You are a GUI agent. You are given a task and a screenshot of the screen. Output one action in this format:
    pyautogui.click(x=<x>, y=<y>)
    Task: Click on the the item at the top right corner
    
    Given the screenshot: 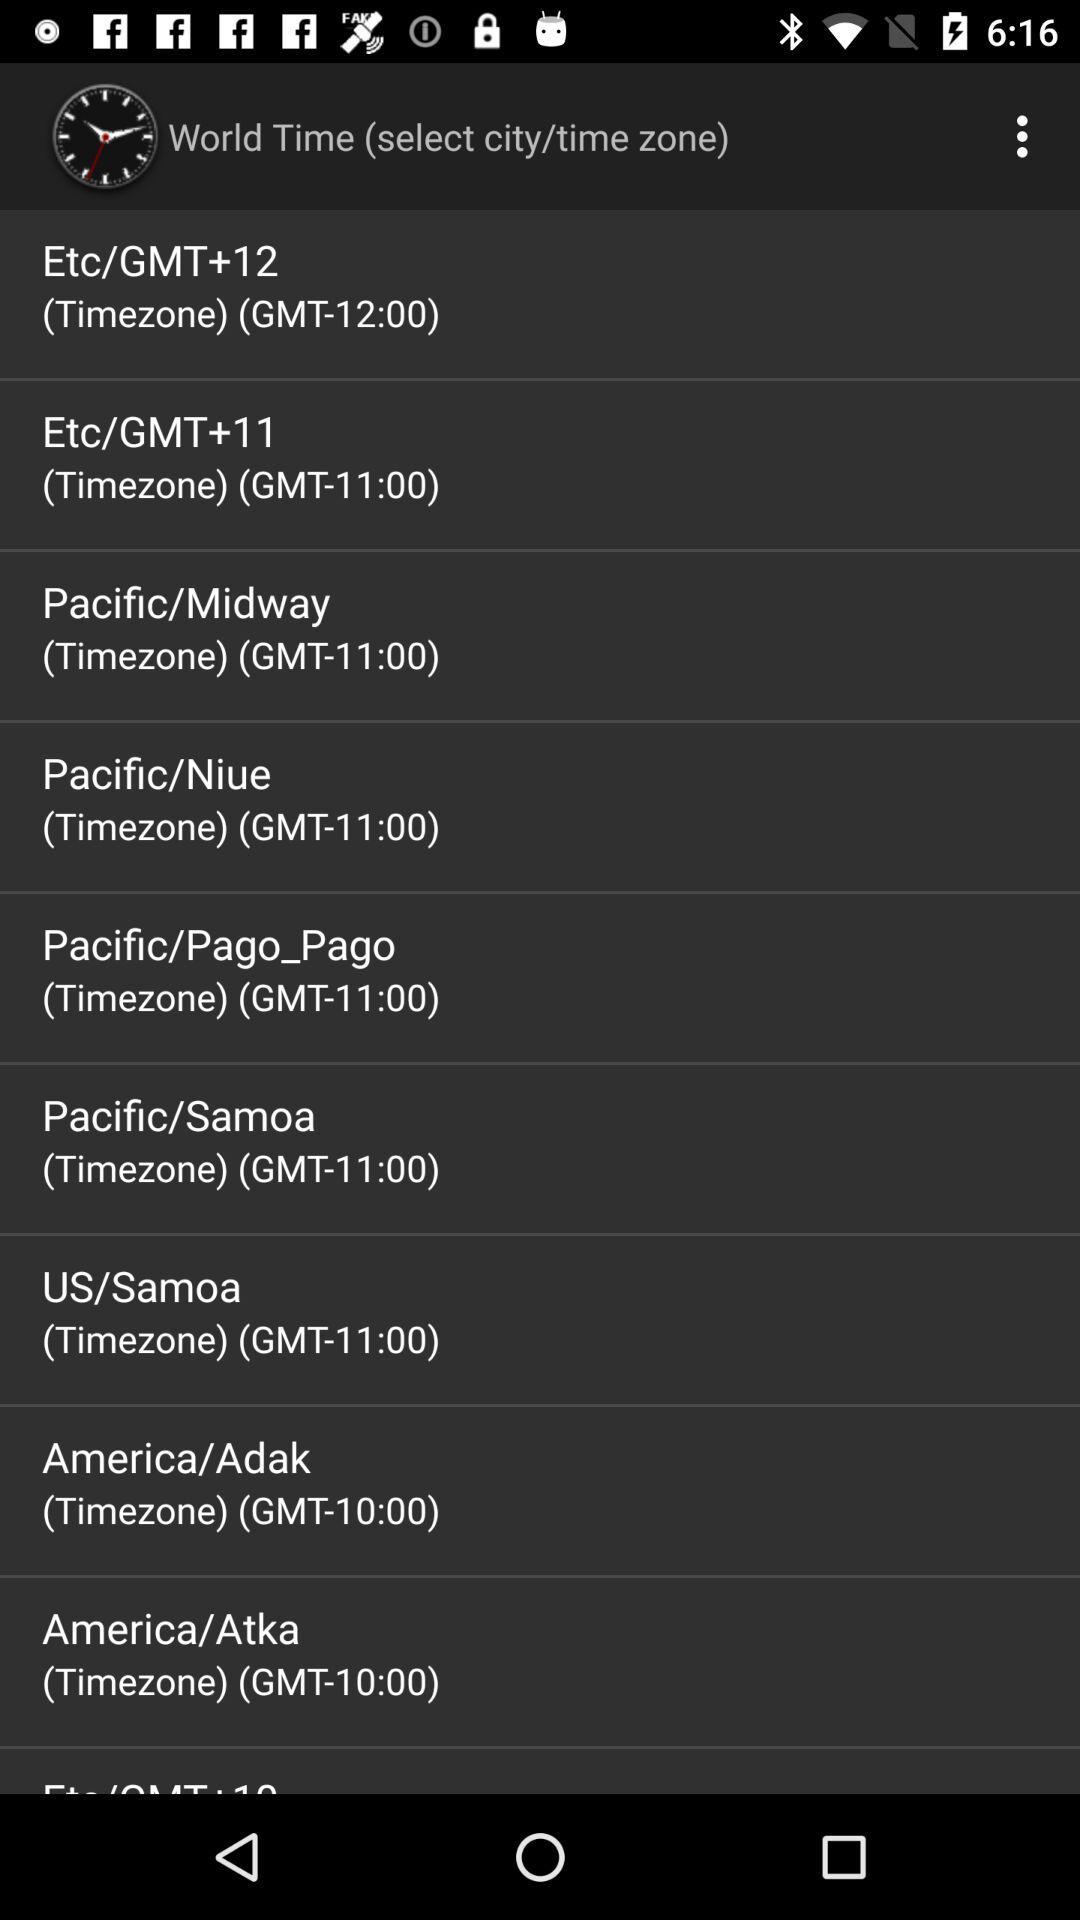 What is the action you would take?
    pyautogui.click(x=1027, y=135)
    